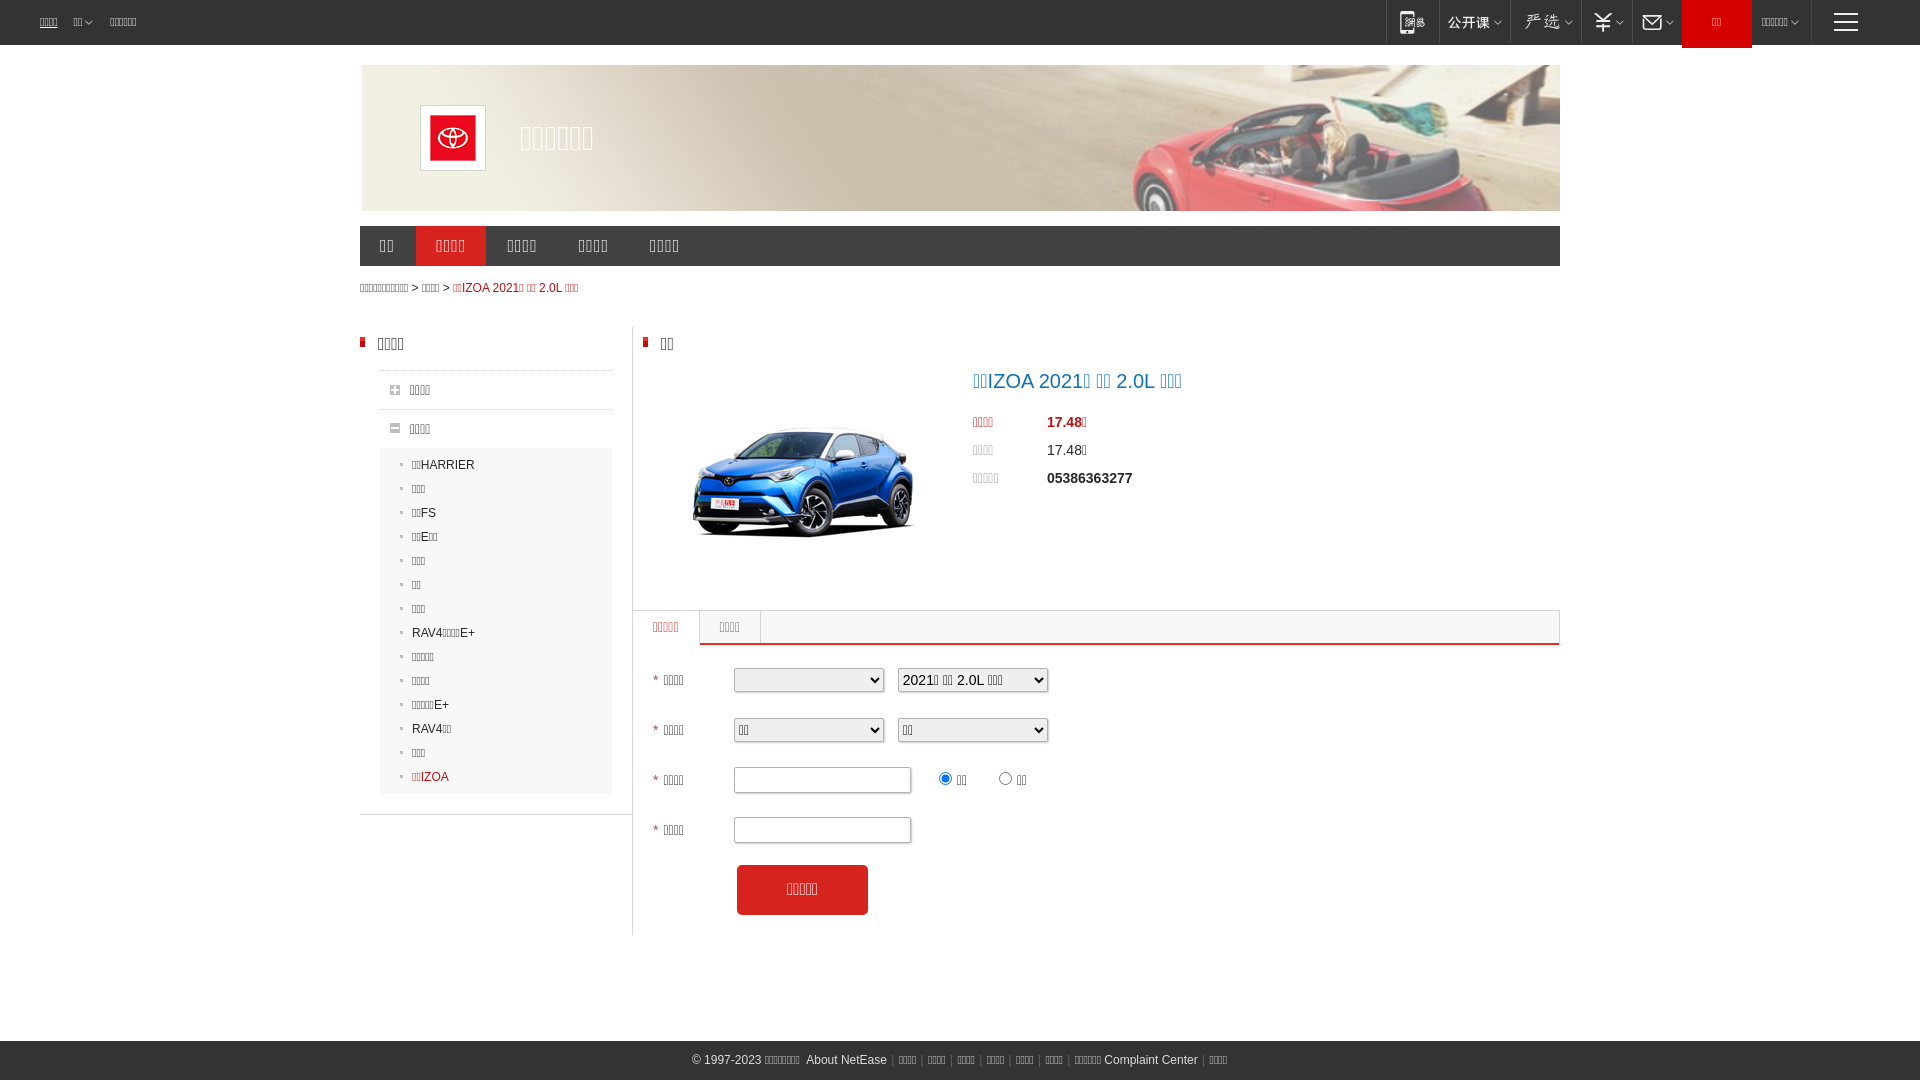 This screenshot has height=1080, width=1920. I want to click on 'About NetEase', so click(846, 1059).